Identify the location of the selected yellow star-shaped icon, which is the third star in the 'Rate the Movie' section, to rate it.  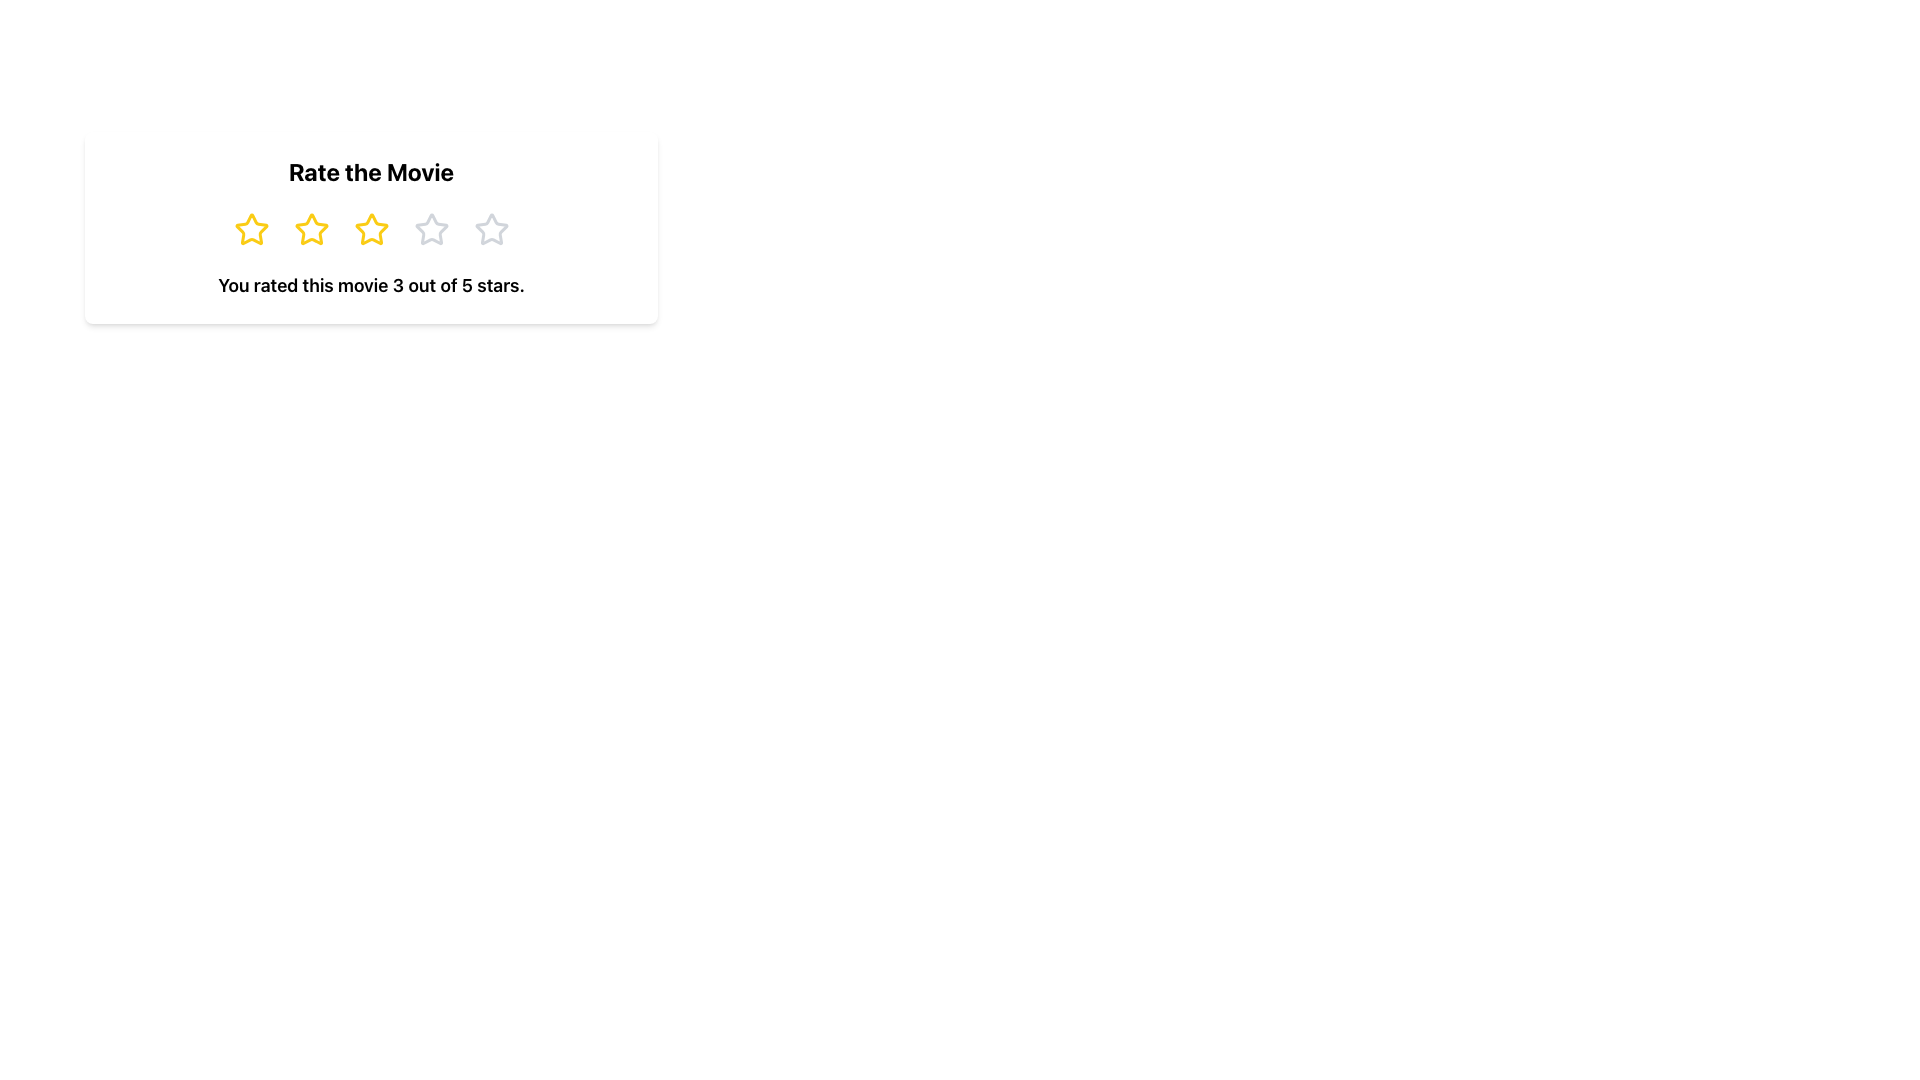
(371, 228).